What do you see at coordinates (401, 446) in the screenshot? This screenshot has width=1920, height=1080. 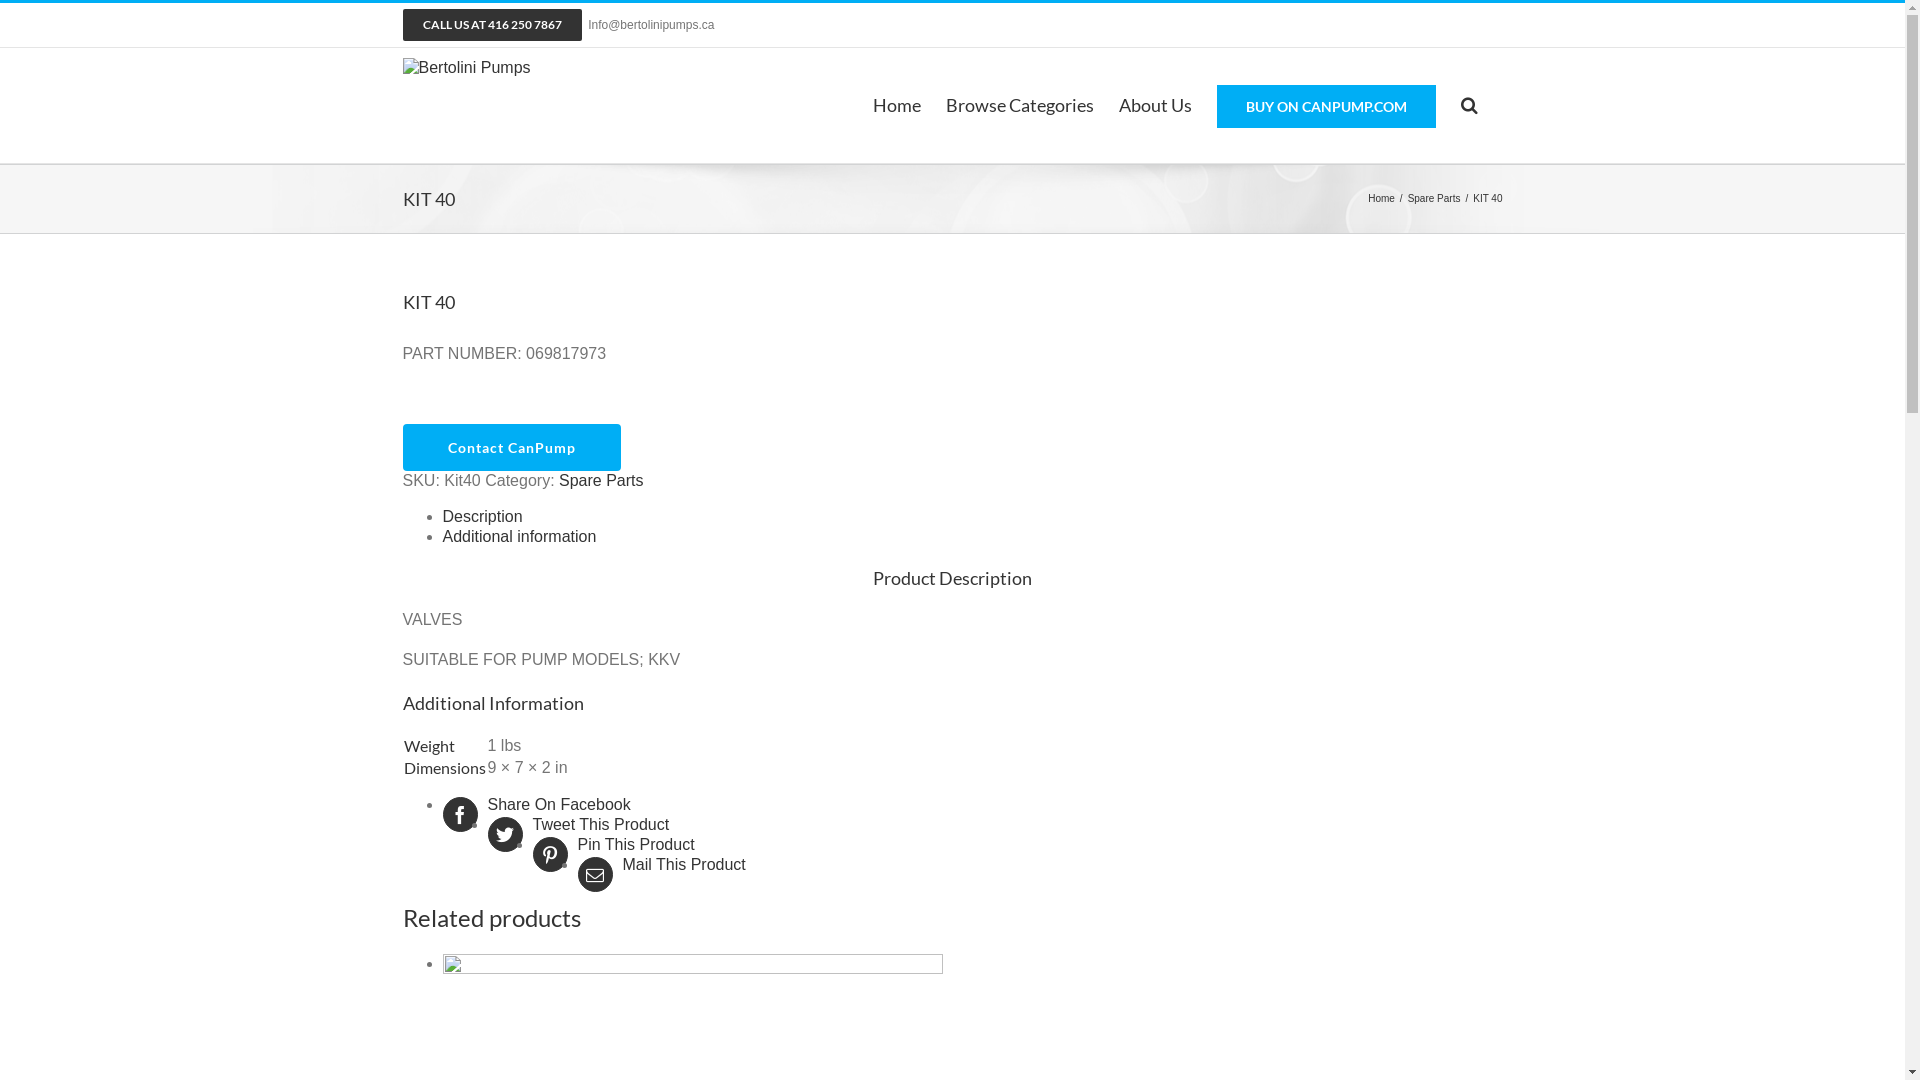 I see `'Contact CanPump'` at bounding box center [401, 446].